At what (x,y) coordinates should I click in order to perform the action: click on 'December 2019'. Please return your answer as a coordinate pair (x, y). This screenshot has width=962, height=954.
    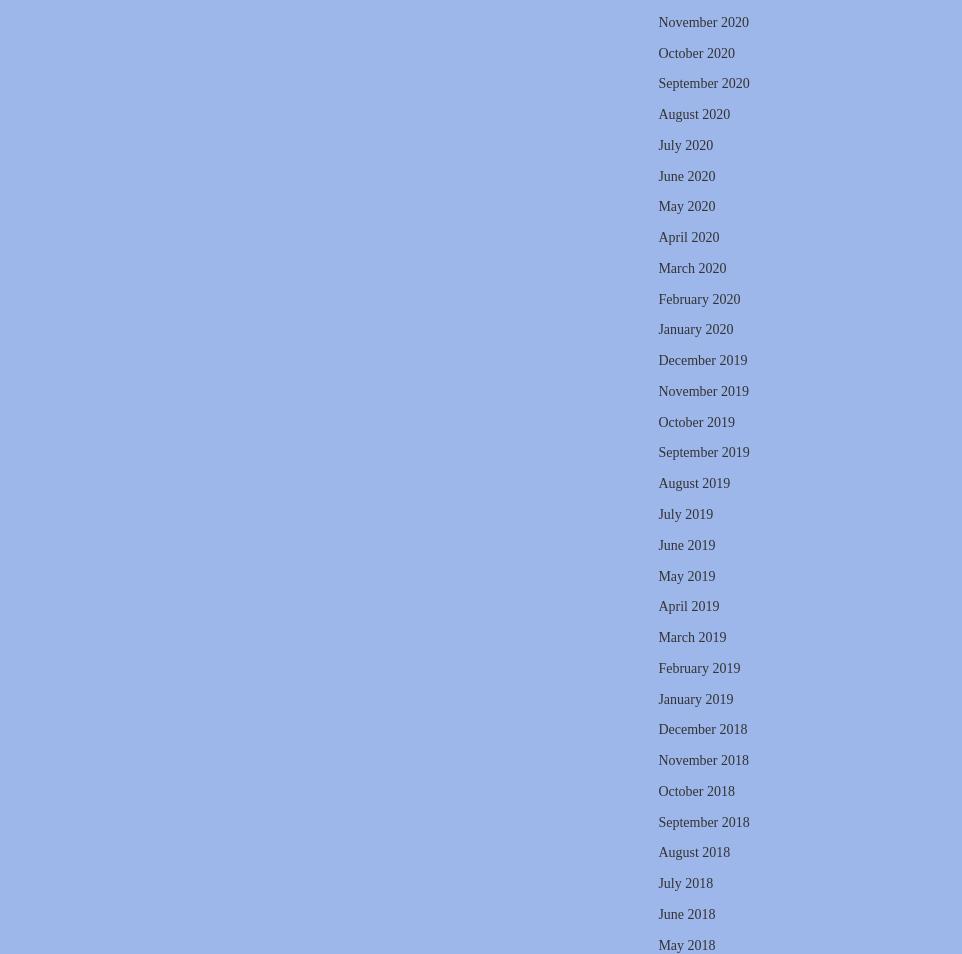
    Looking at the image, I should click on (701, 360).